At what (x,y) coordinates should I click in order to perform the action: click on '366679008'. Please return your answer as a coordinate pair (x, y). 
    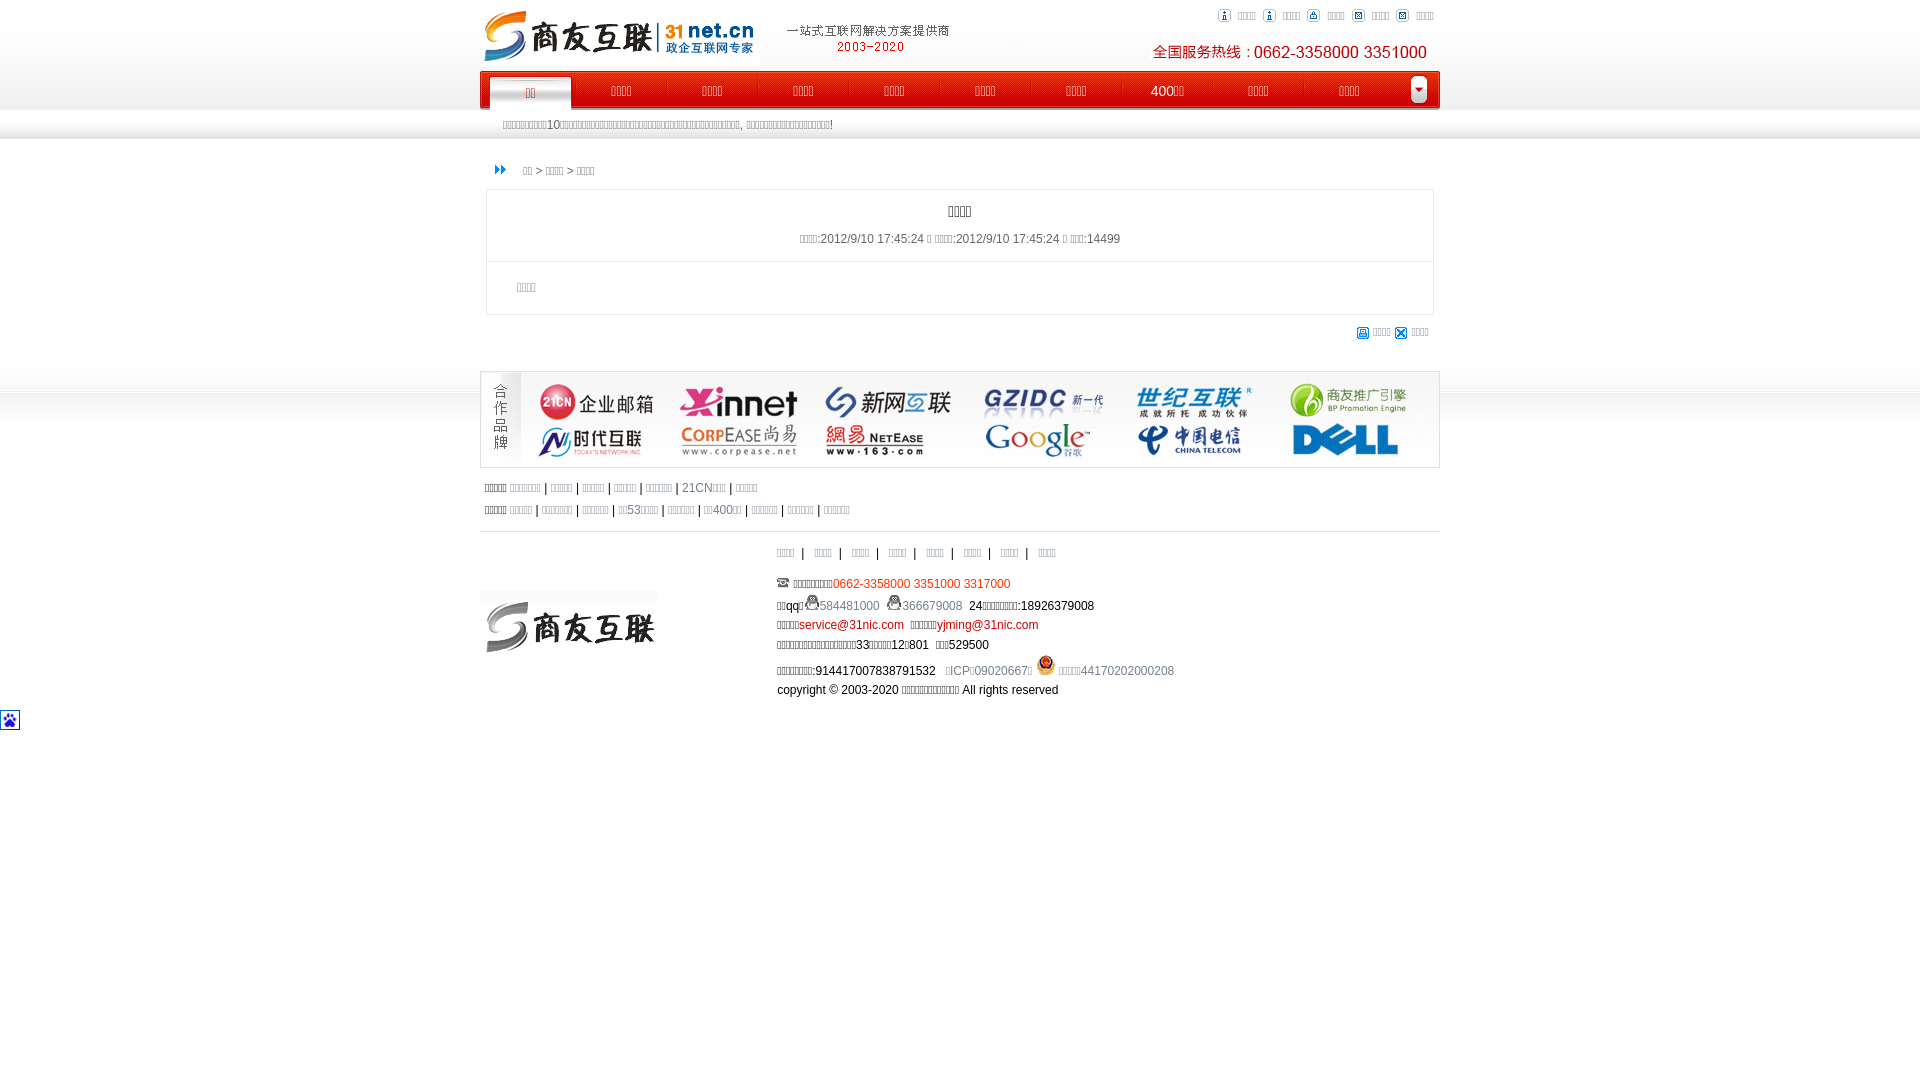
    Looking at the image, I should click on (923, 604).